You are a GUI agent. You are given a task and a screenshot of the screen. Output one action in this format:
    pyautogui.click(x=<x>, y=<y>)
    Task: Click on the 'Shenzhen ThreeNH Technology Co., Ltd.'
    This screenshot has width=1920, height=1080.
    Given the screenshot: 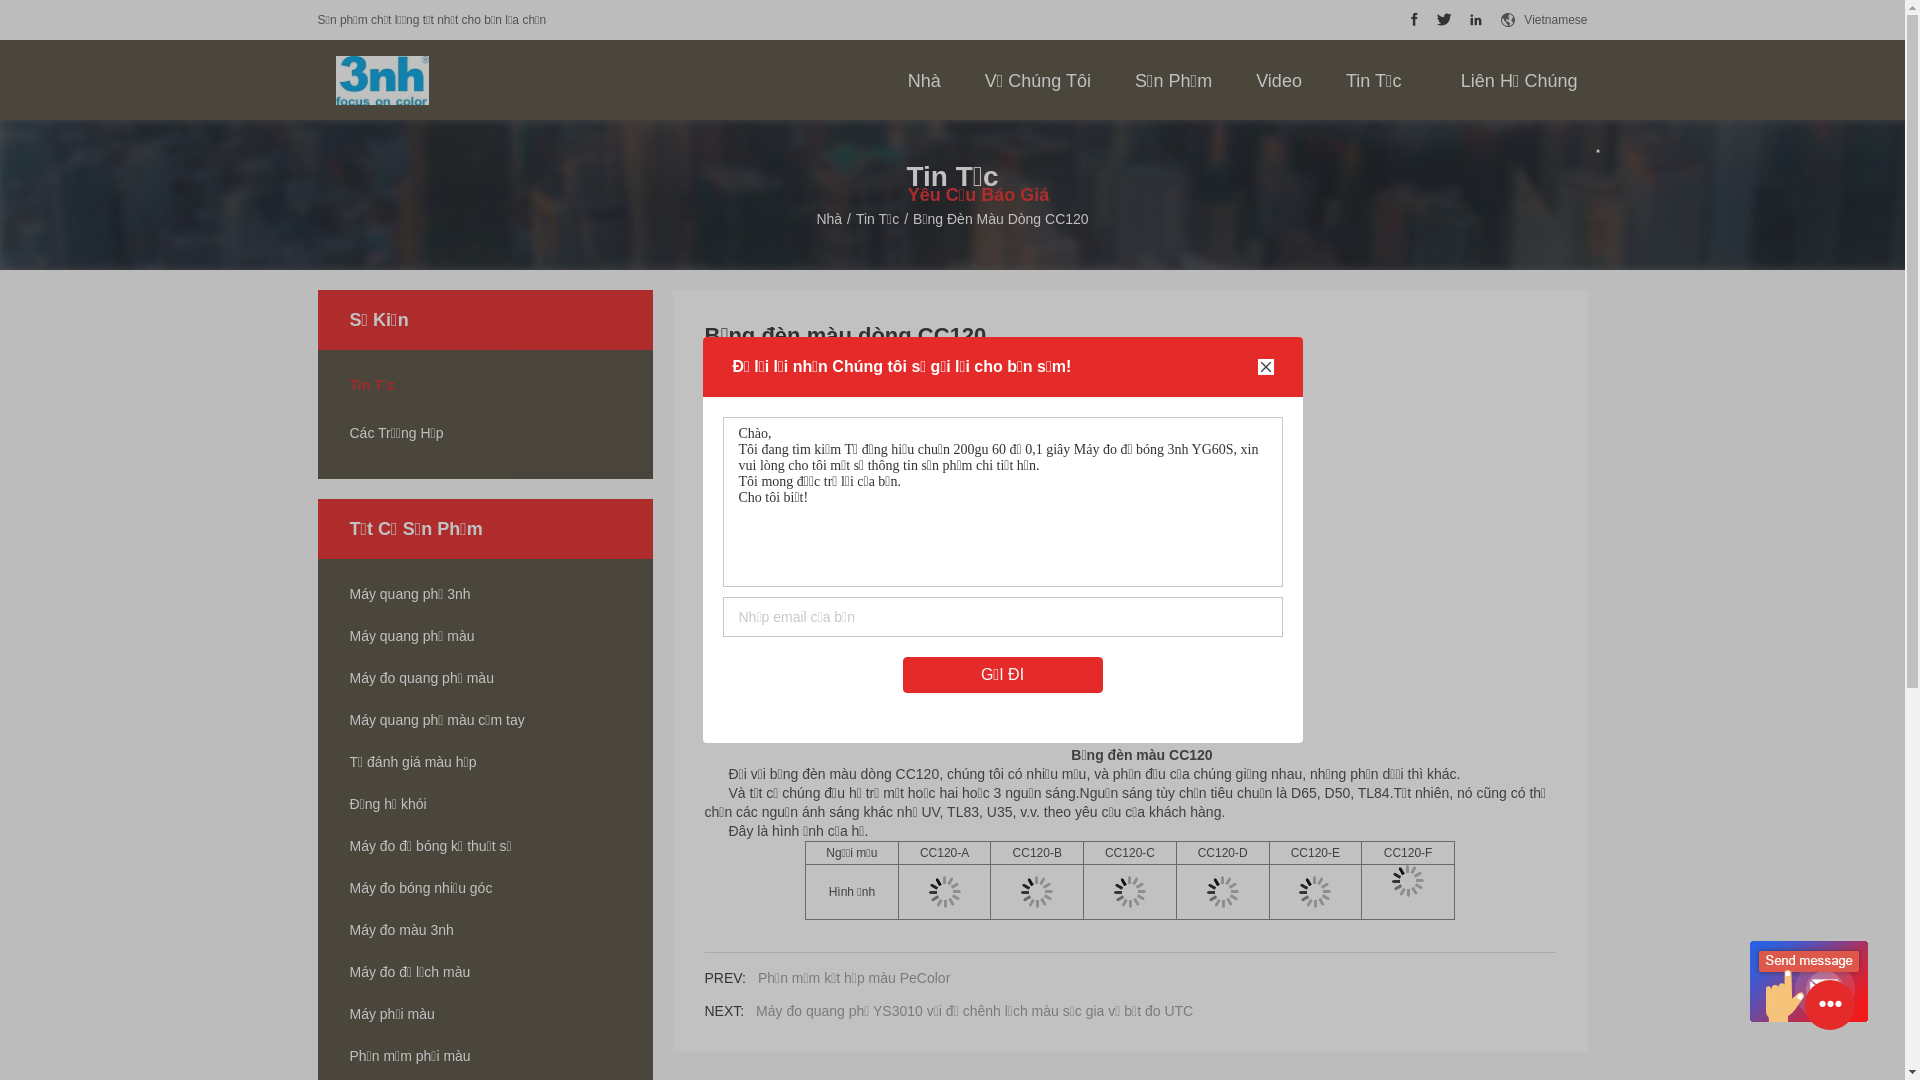 What is the action you would take?
    pyautogui.click(x=382, y=79)
    